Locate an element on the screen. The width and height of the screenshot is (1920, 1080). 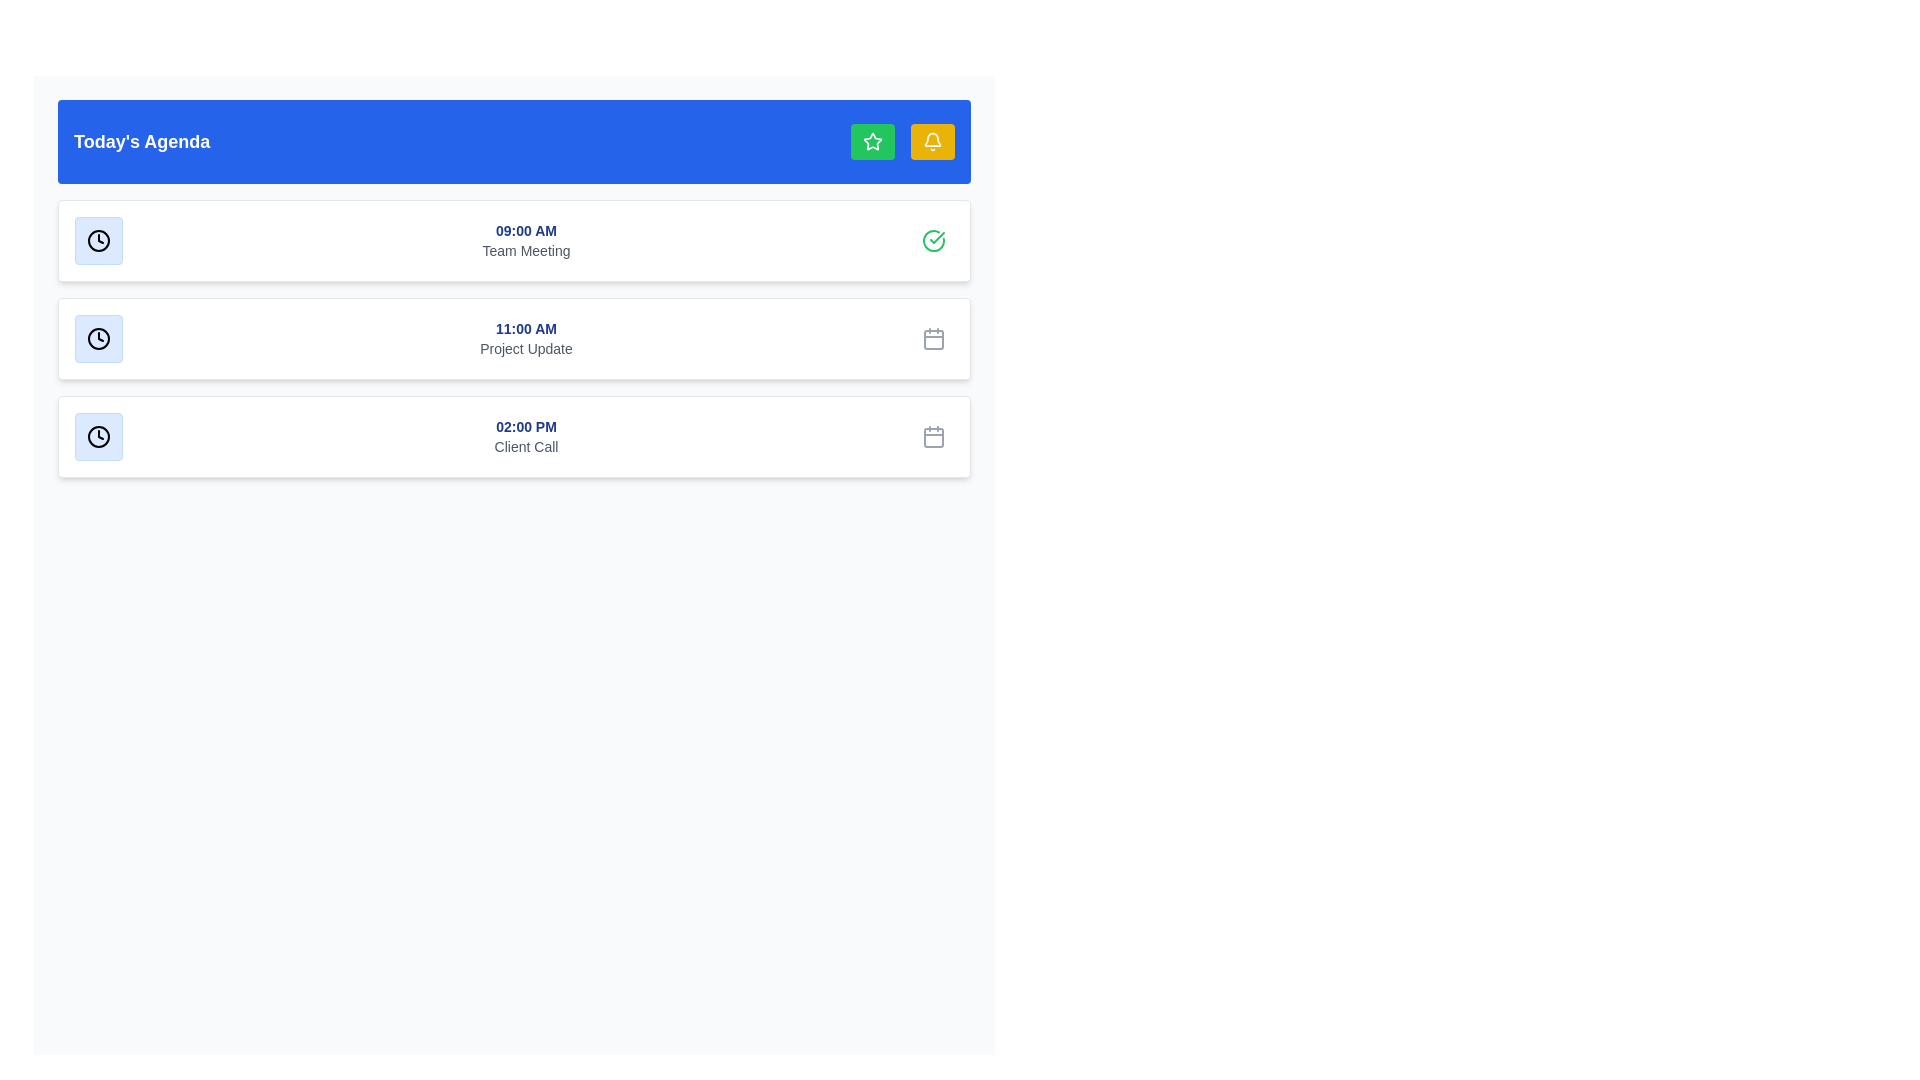
the star button located on the left side of the yellow bell-shaped button in the horizontal blue bar at the top of the interface is located at coordinates (873, 141).